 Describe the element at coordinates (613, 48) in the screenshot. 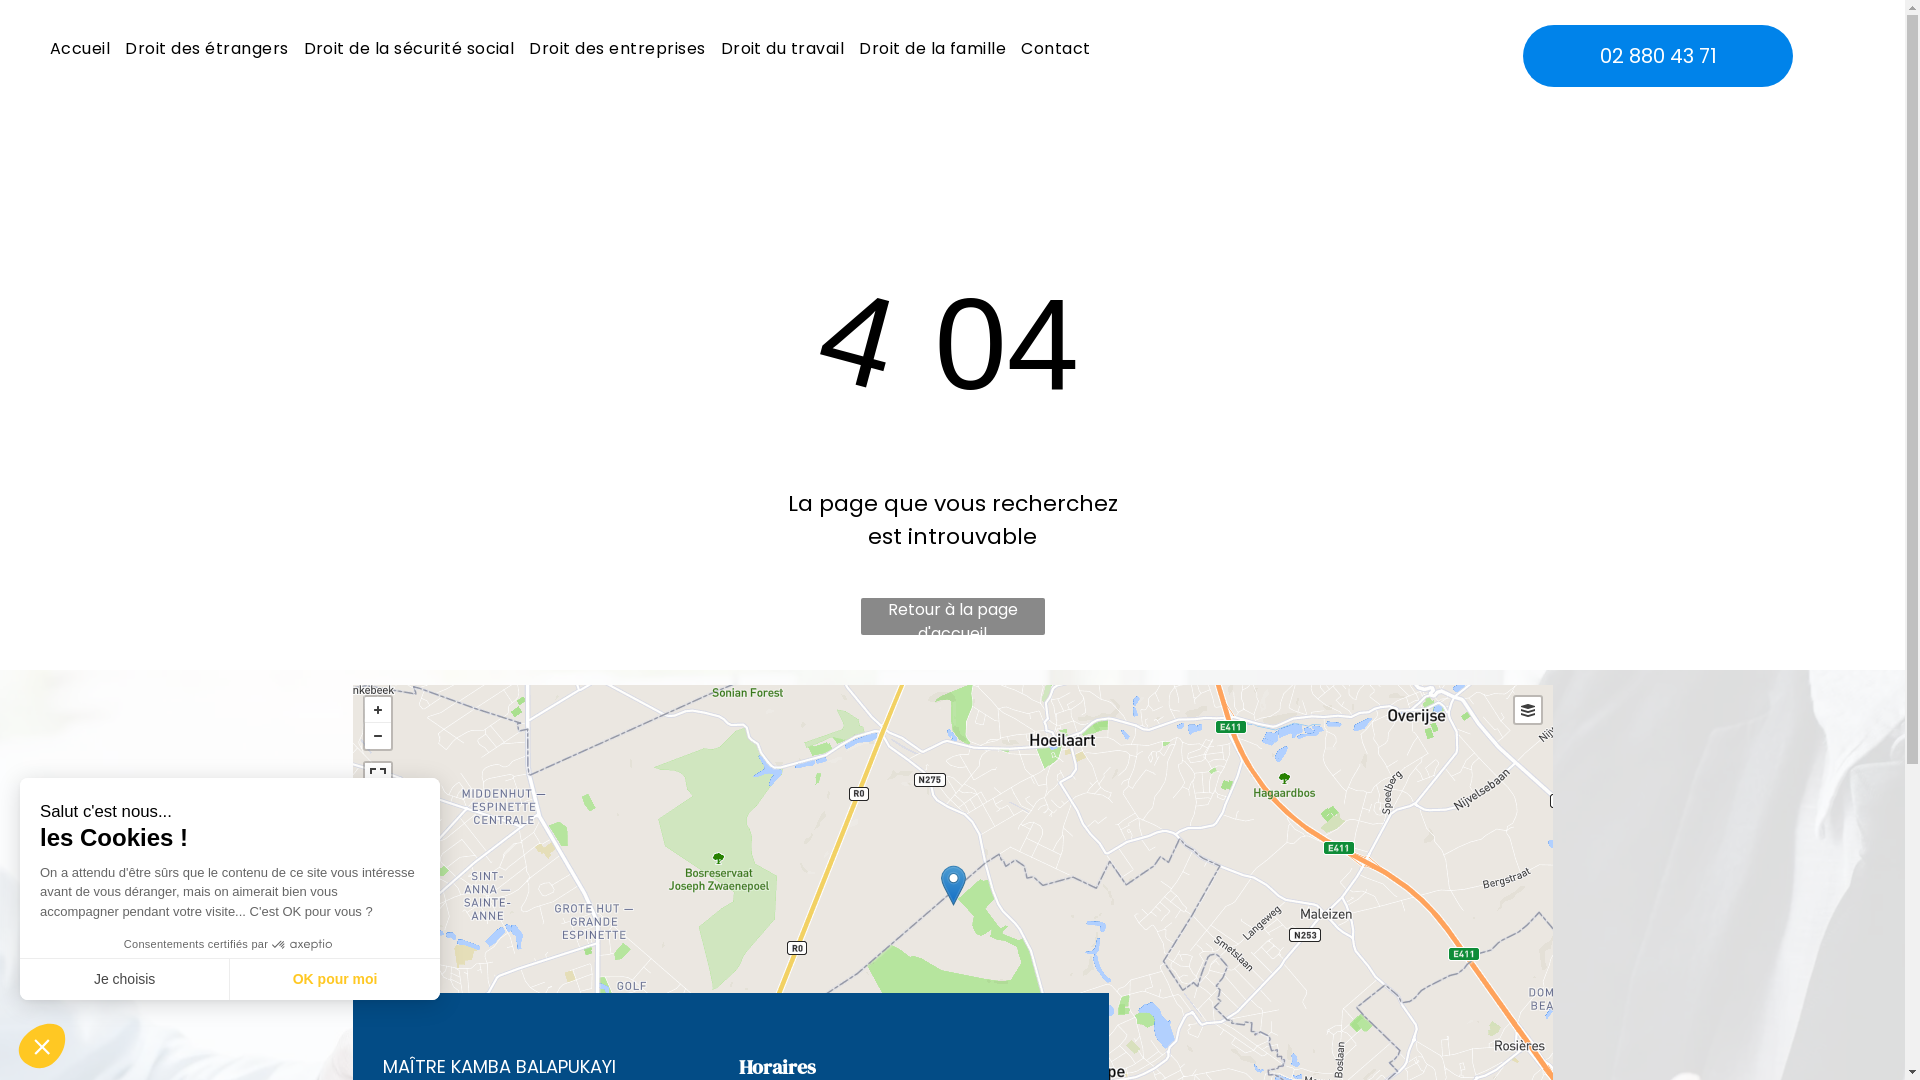

I see `'Droit des entreprises'` at that location.